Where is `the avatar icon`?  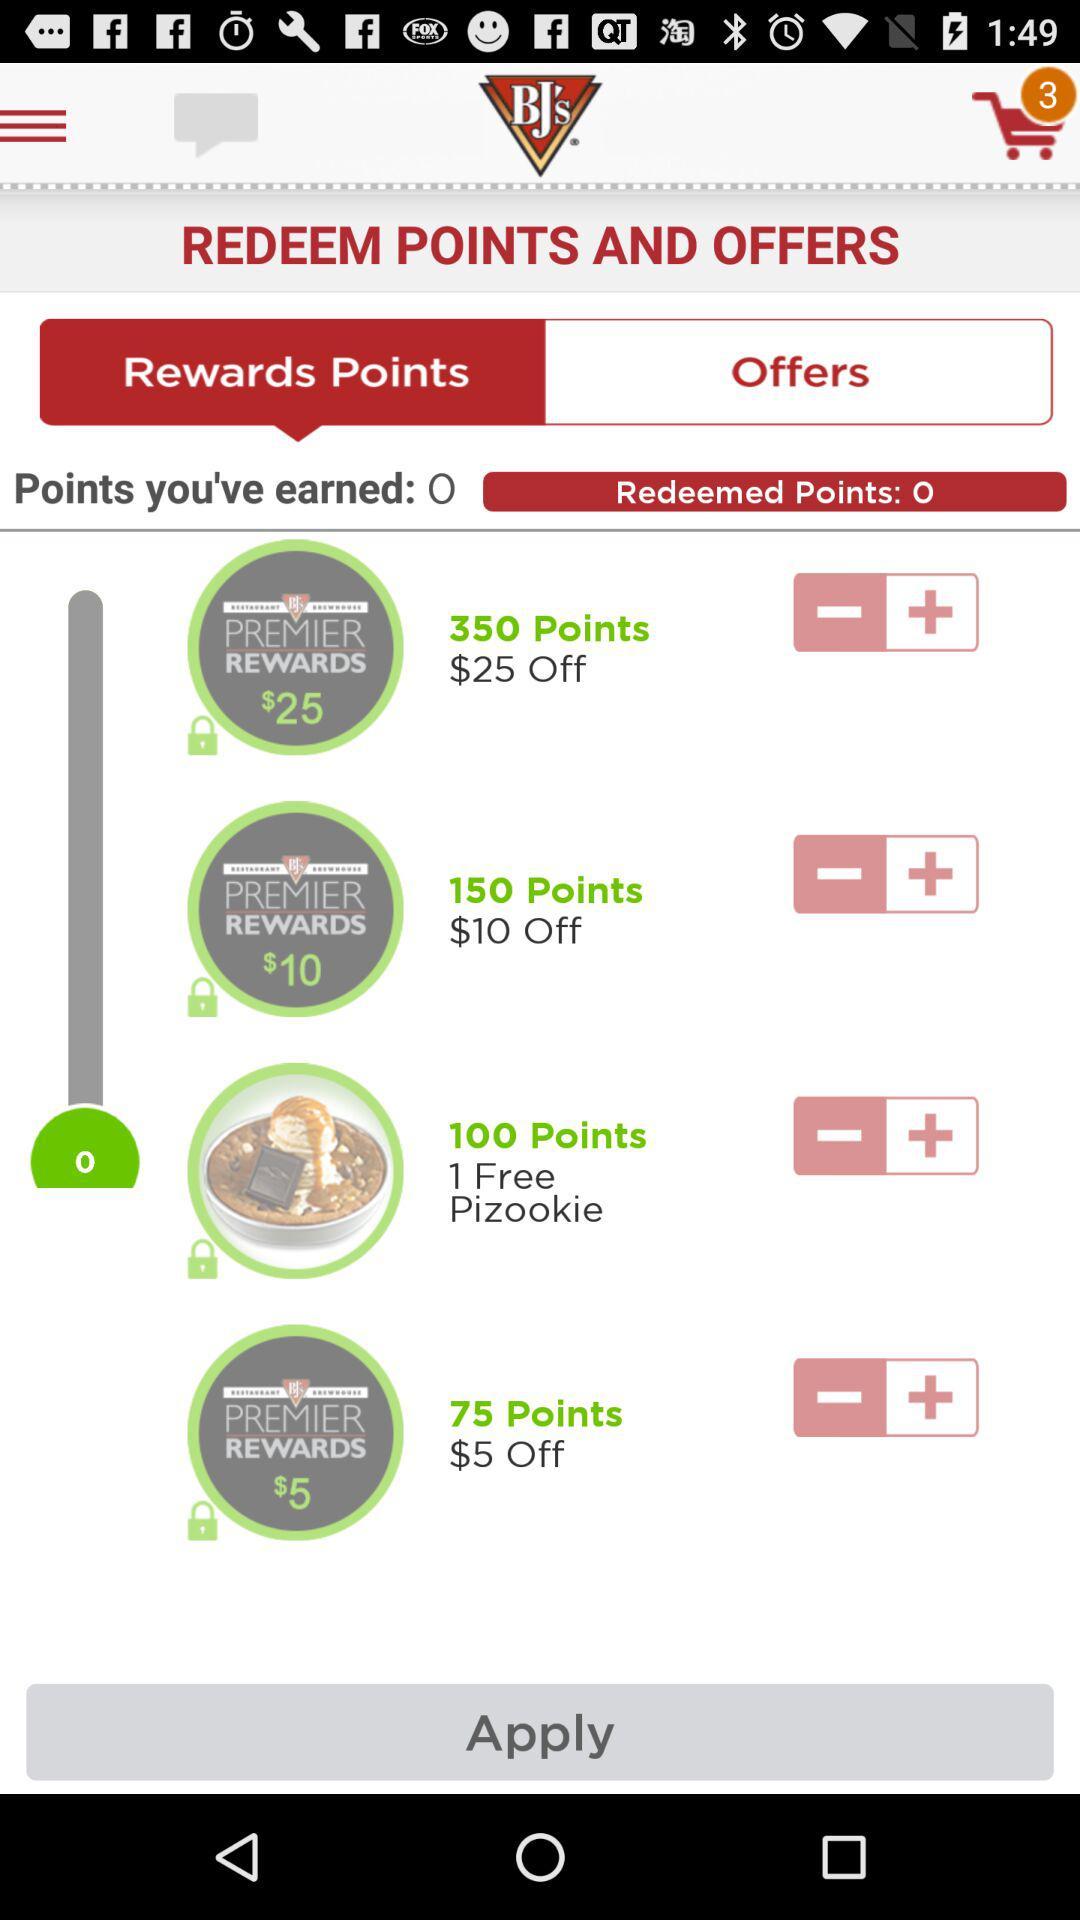 the avatar icon is located at coordinates (295, 693).